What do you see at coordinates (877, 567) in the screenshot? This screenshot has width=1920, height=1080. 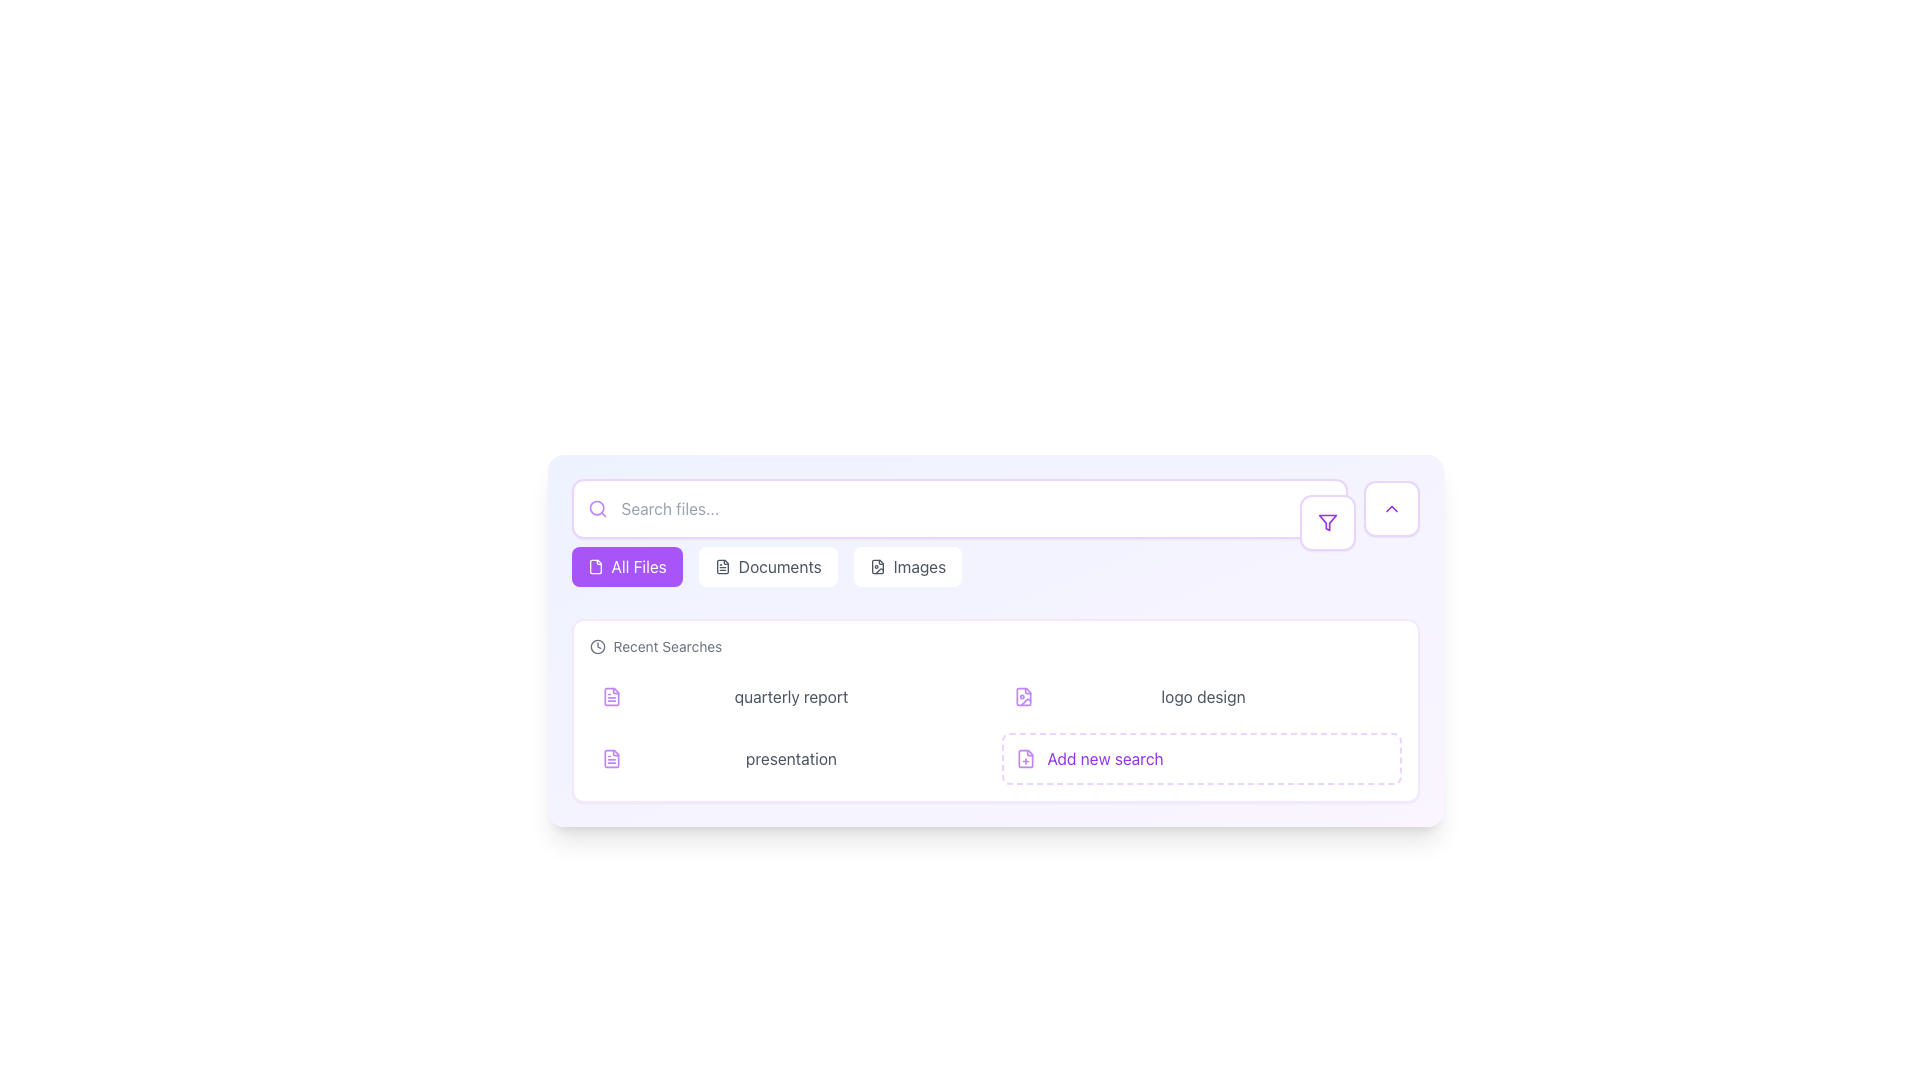 I see `the icon on the 'Images' button located in the top section of the interface` at bounding box center [877, 567].